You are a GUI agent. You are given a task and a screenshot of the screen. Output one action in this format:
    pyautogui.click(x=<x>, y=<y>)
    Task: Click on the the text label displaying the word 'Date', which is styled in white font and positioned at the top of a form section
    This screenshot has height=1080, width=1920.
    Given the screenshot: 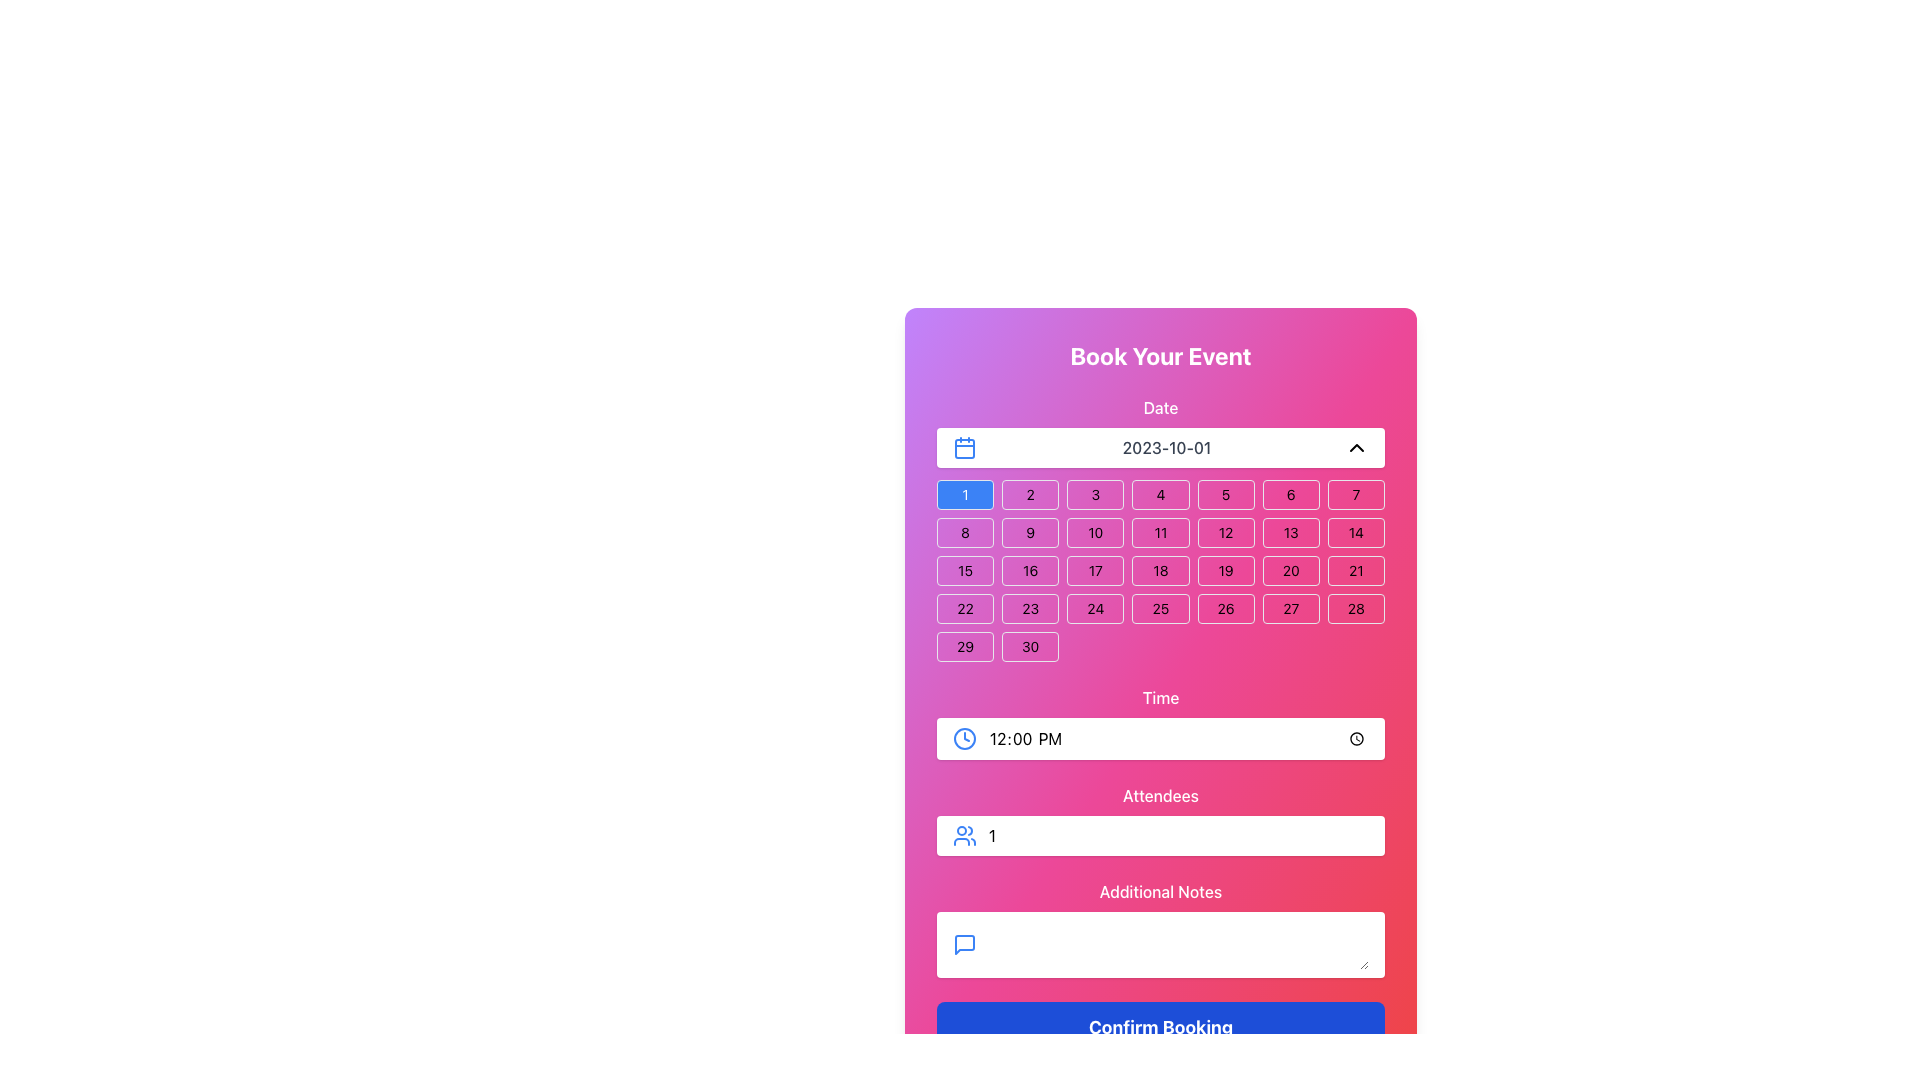 What is the action you would take?
    pyautogui.click(x=1161, y=407)
    